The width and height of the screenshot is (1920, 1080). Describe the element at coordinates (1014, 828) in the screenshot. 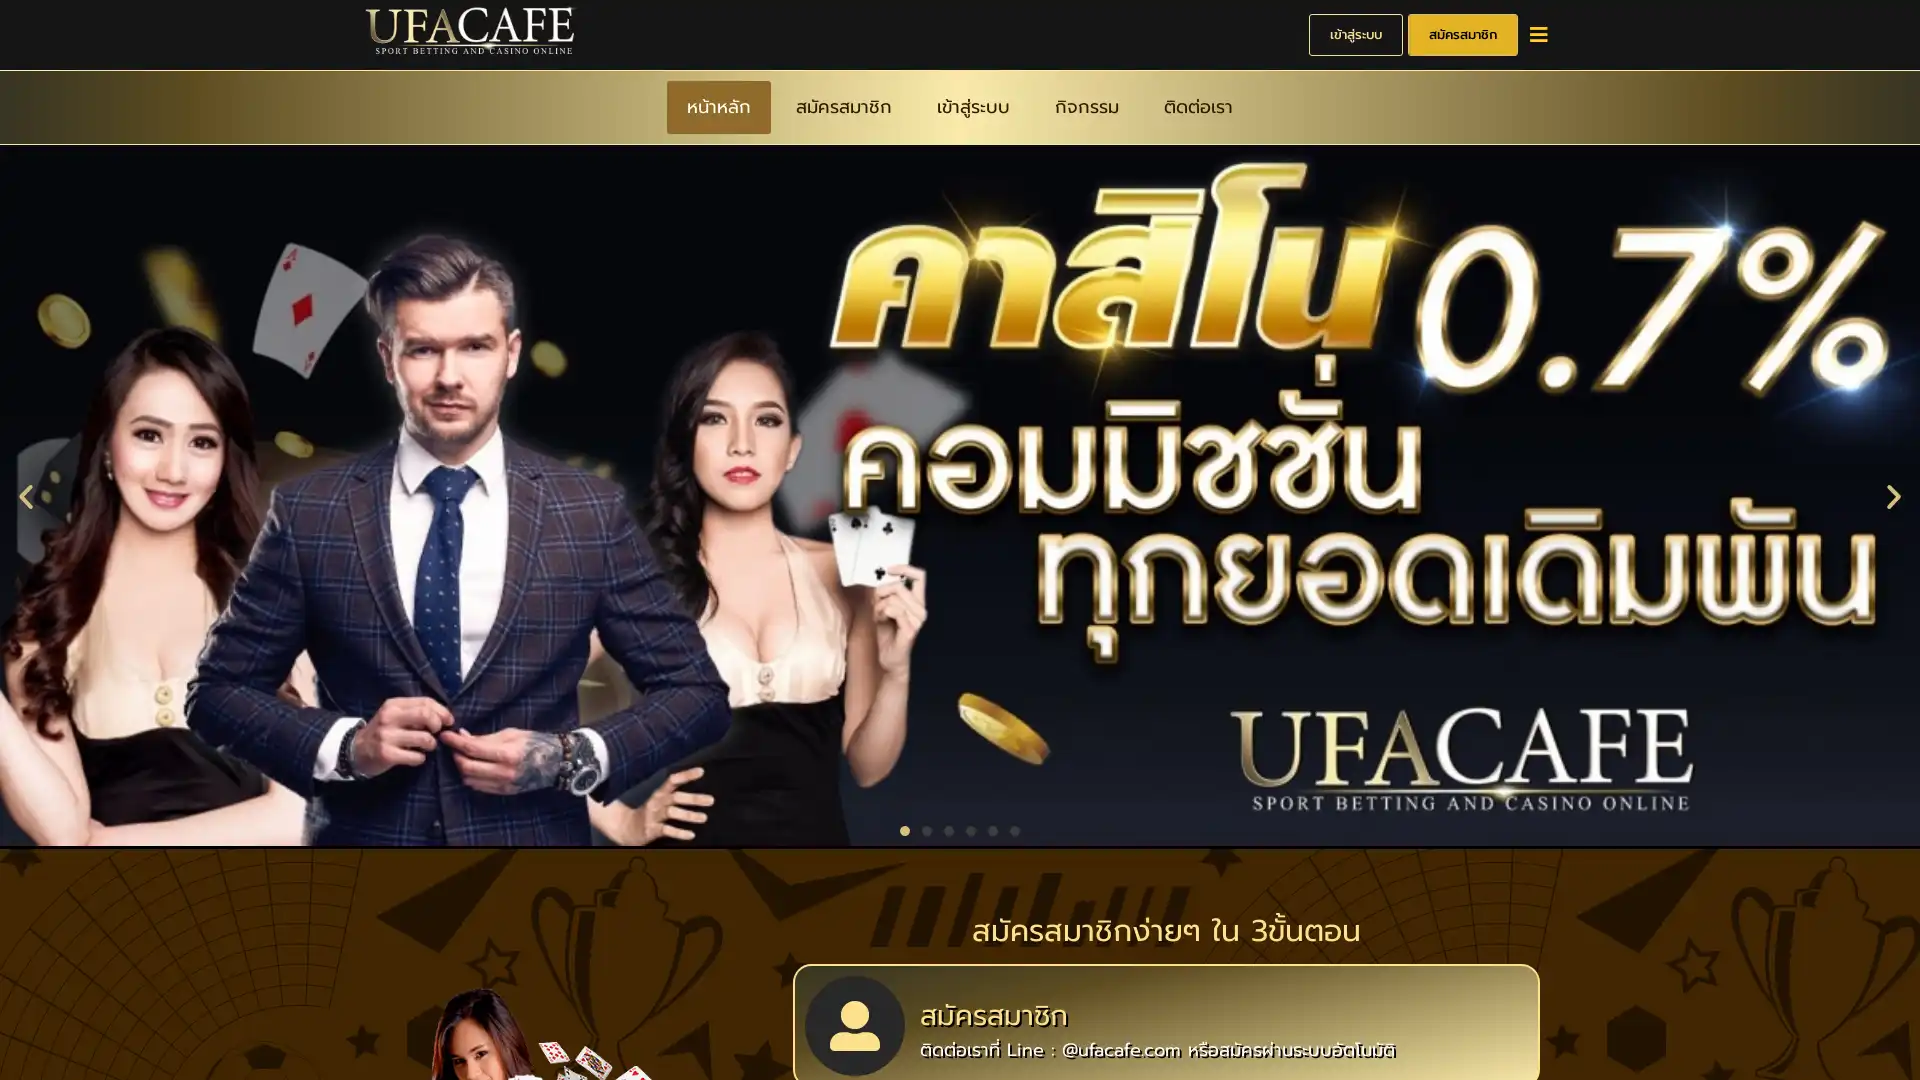

I see `Go to slide 6` at that location.